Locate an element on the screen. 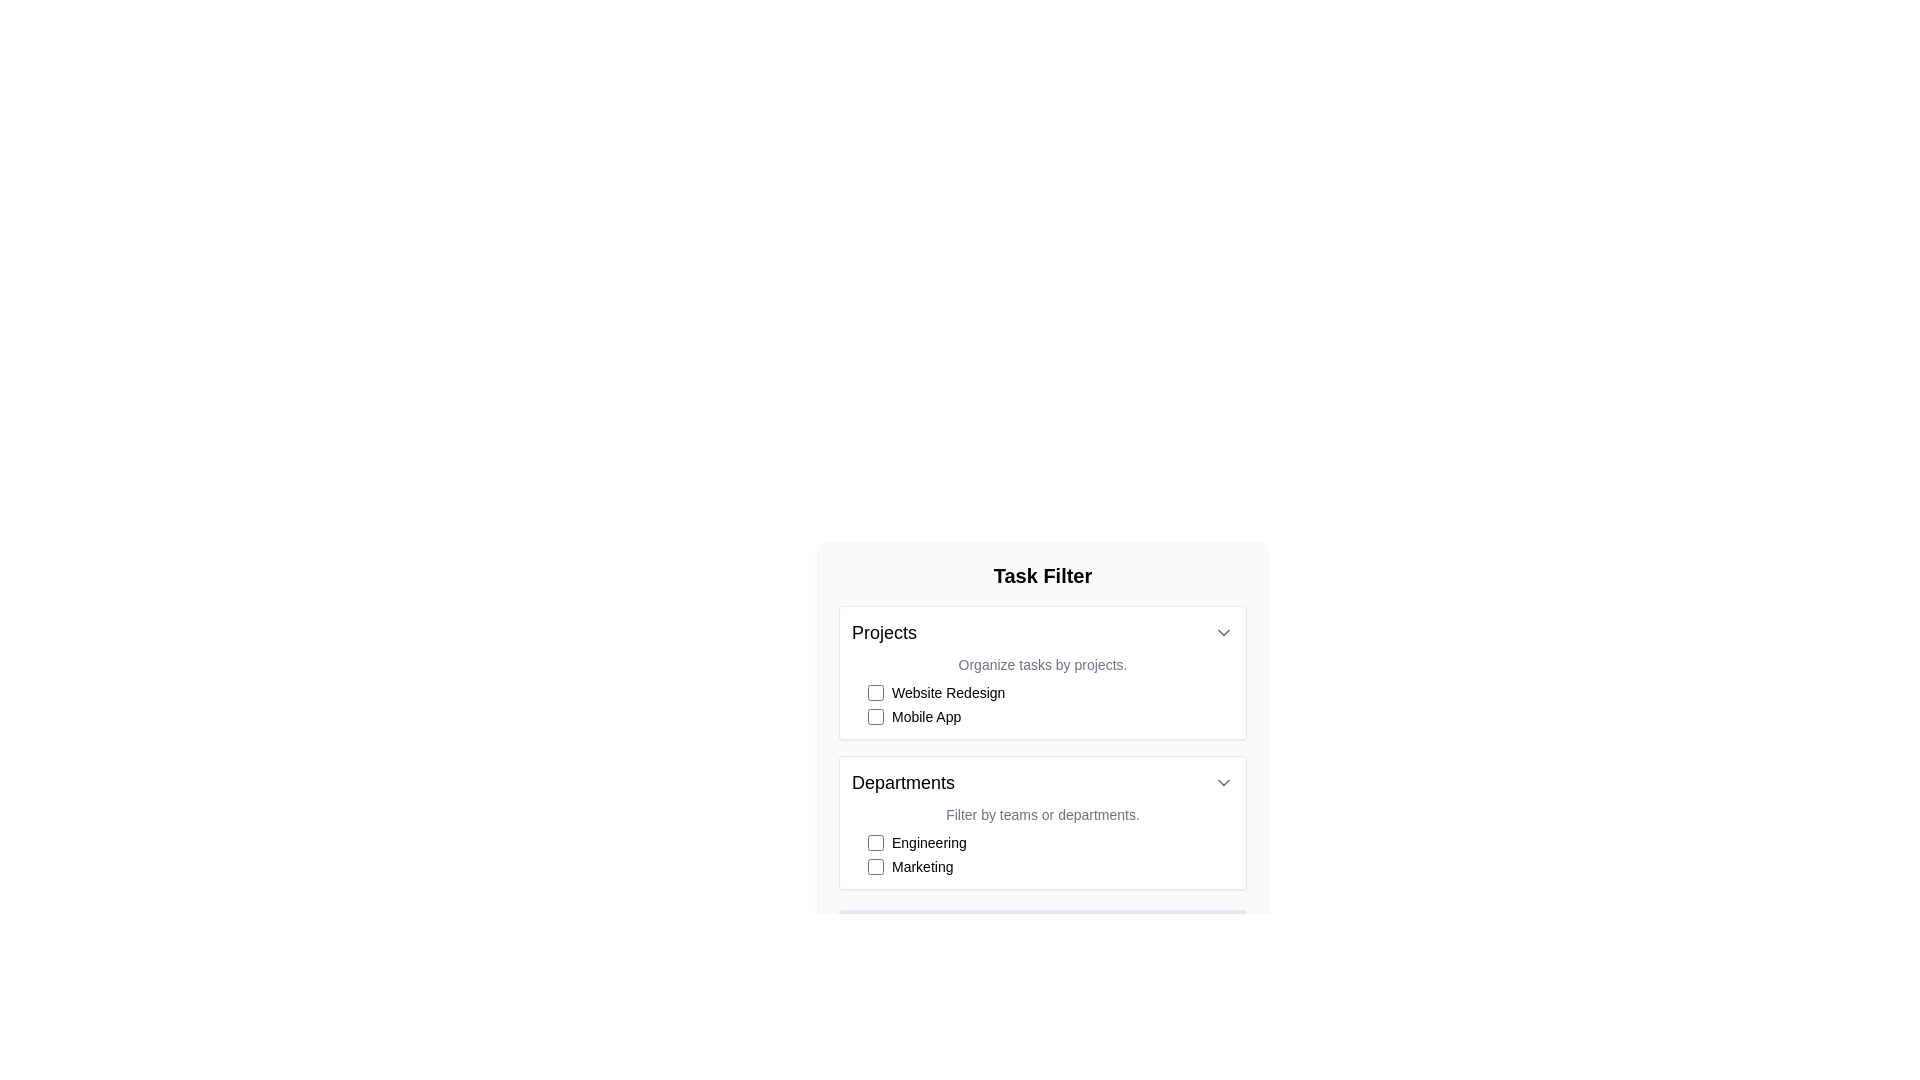  the visual feedback of the Dropdown toggle button located on the right side of the 'Departments' label within the 'Task Filter' section is located at coordinates (1223, 782).